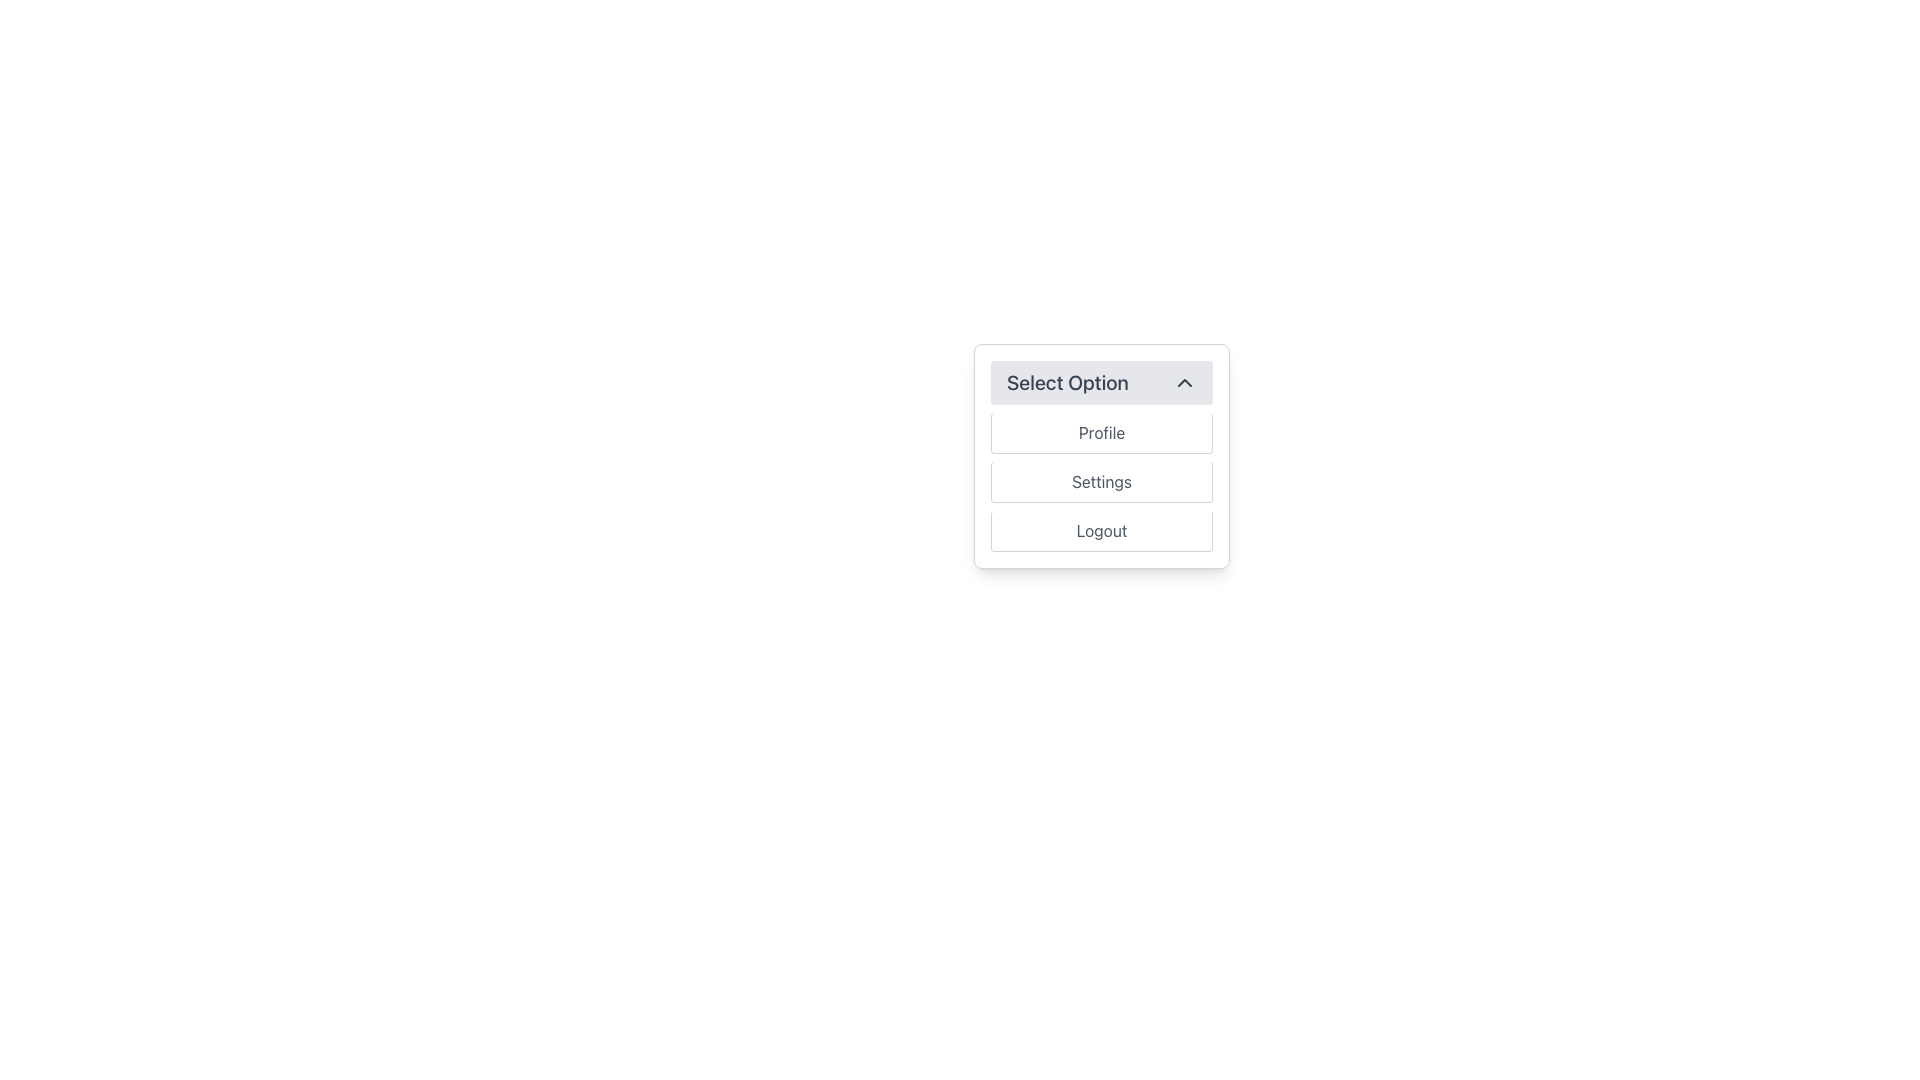 This screenshot has width=1920, height=1080. Describe the element at coordinates (1101, 382) in the screenshot. I see `the Dropdown Toggle button located at the top of the vertical list, which expands or collapses the options below it` at that location.